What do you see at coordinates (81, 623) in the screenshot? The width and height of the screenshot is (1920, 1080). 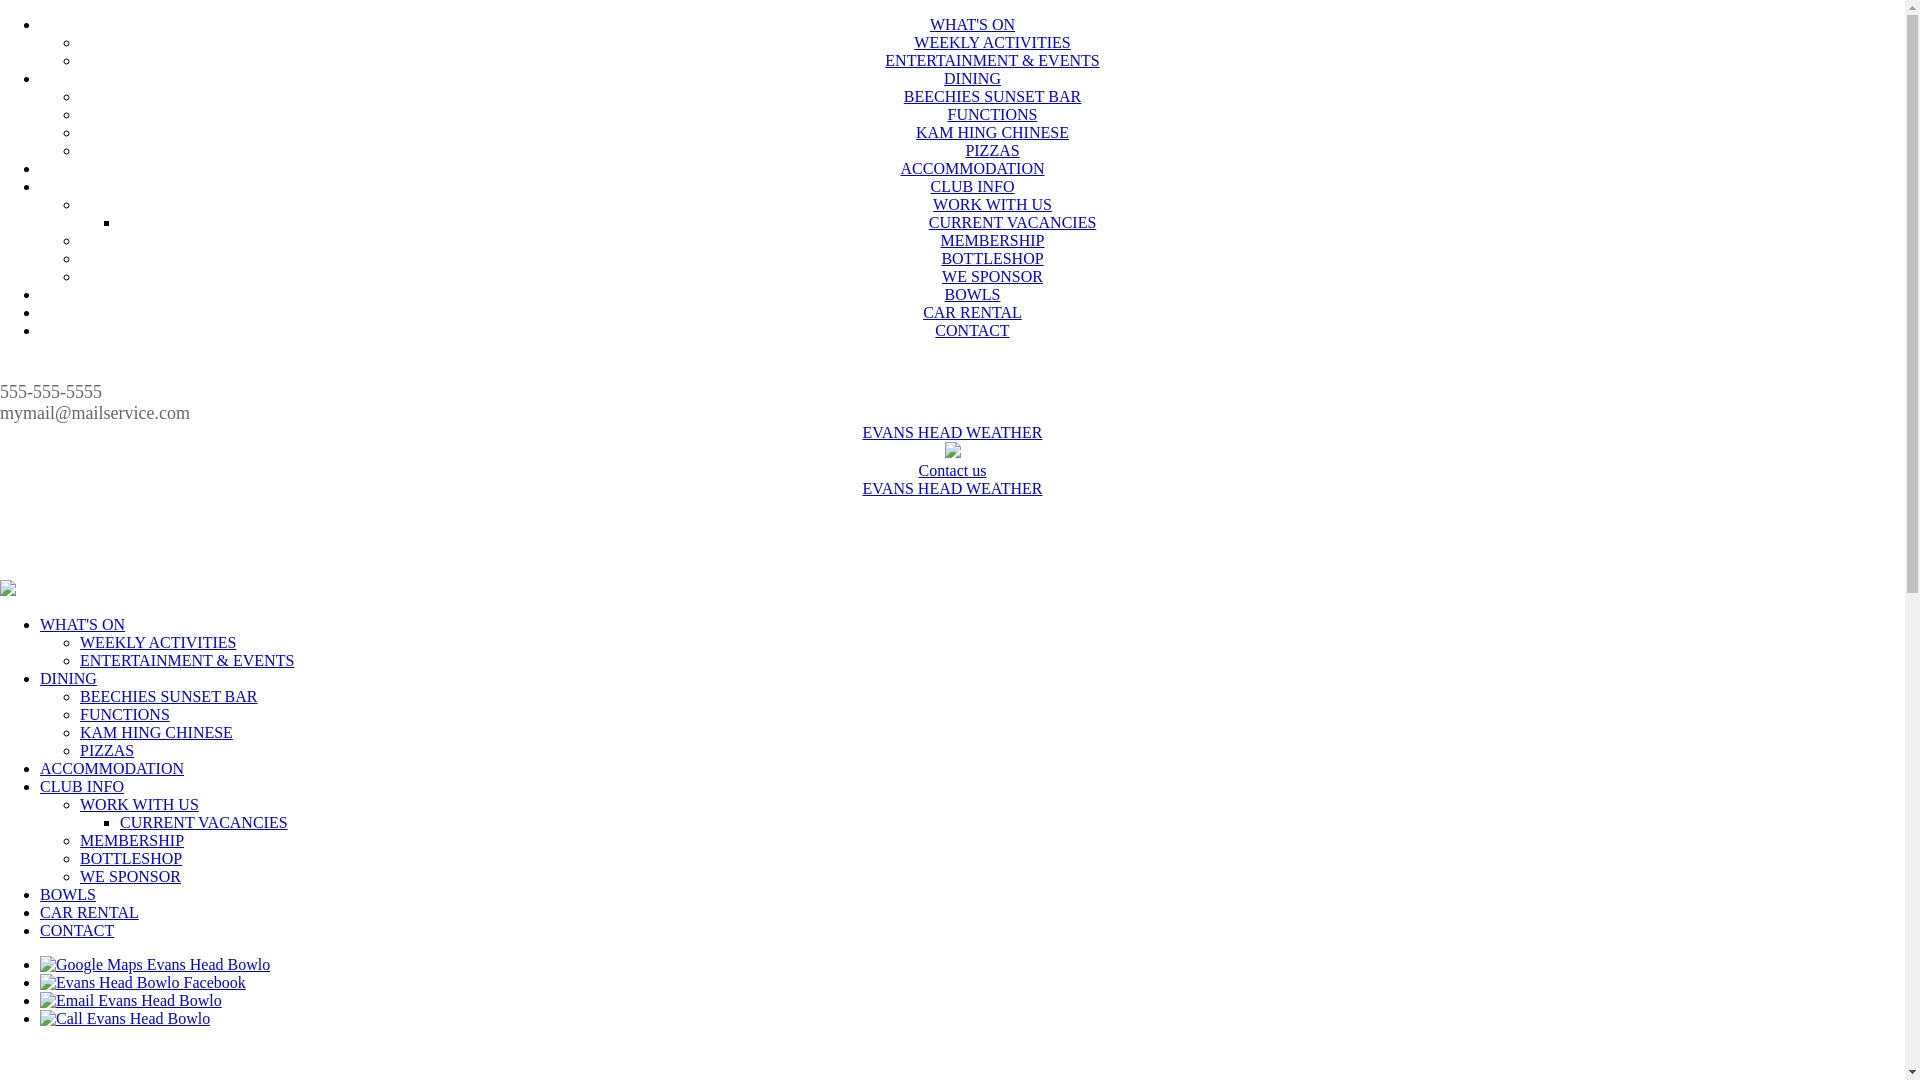 I see `'WHAT'S ON'` at bounding box center [81, 623].